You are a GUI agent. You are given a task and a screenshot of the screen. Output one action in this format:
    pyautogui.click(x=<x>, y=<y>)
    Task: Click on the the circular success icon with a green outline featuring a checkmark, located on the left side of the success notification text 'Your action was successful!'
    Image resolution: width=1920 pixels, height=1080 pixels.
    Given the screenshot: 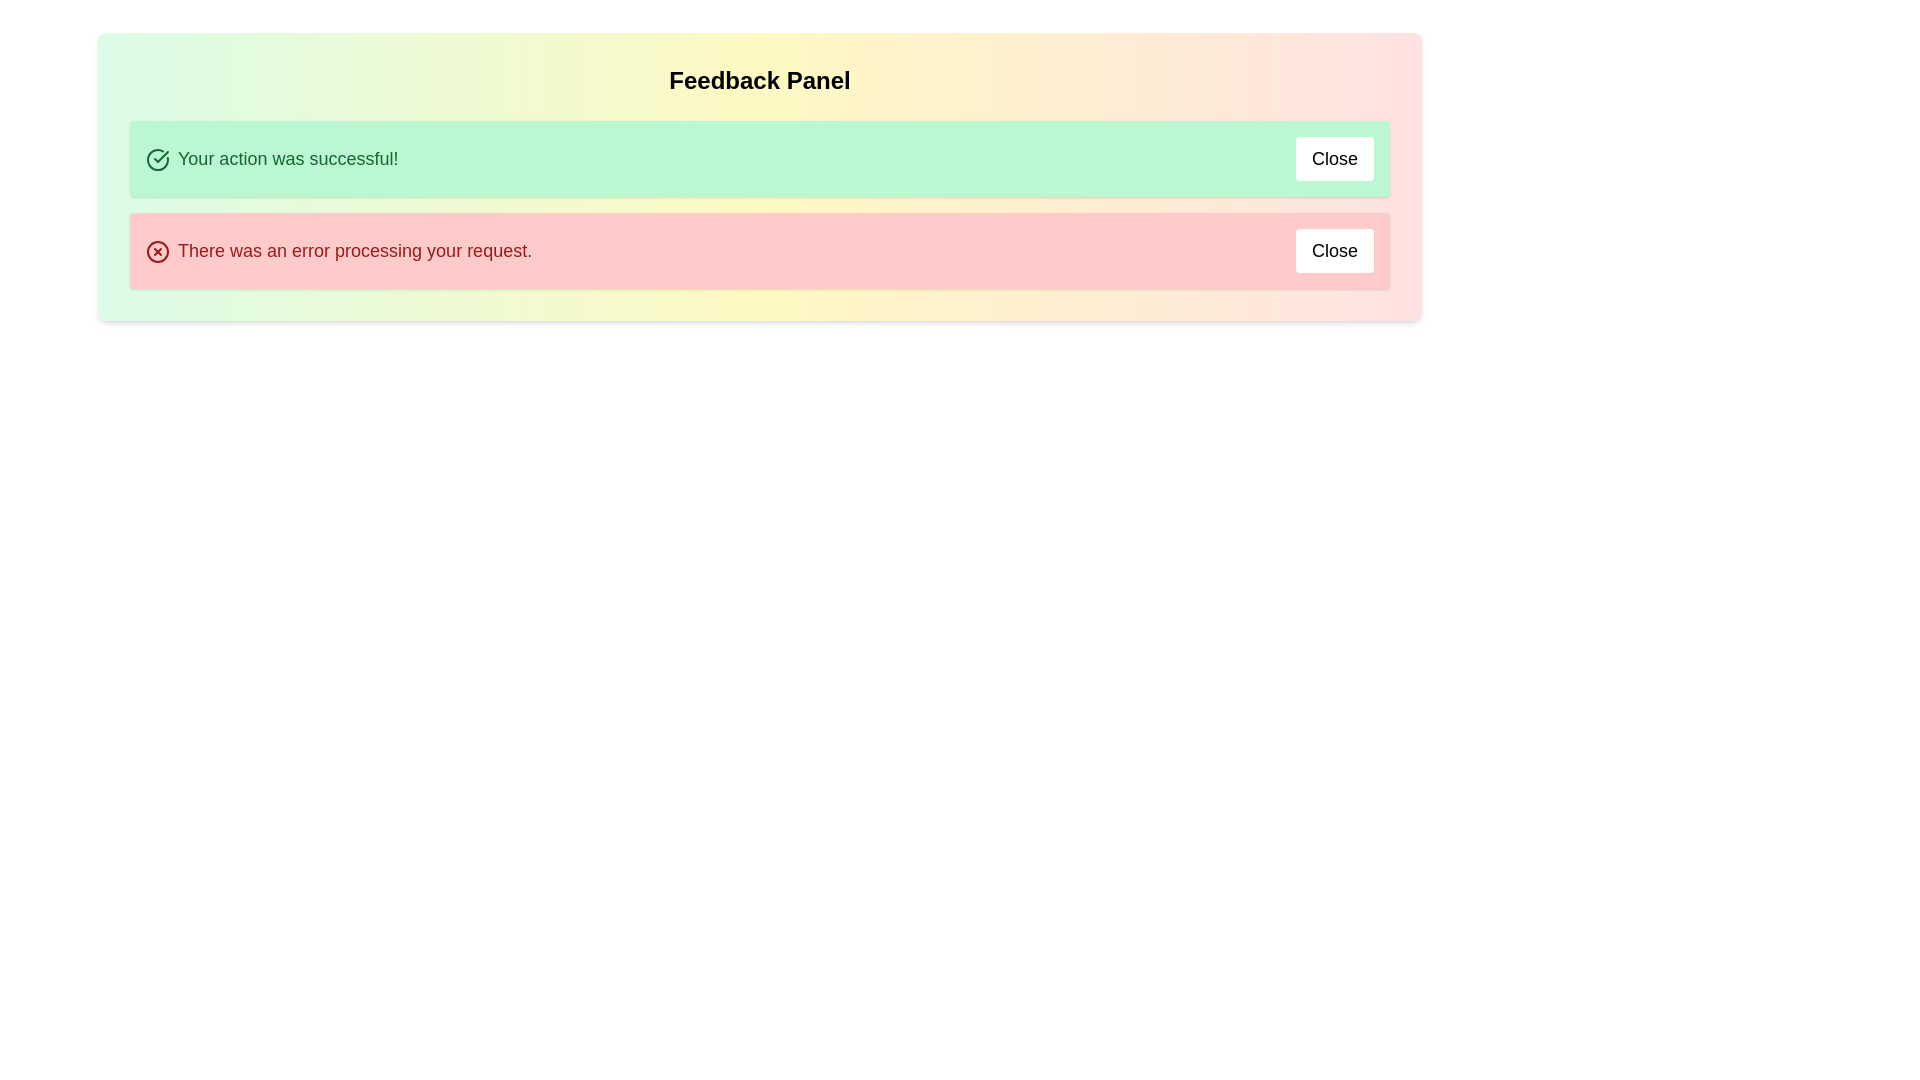 What is the action you would take?
    pyautogui.click(x=157, y=158)
    